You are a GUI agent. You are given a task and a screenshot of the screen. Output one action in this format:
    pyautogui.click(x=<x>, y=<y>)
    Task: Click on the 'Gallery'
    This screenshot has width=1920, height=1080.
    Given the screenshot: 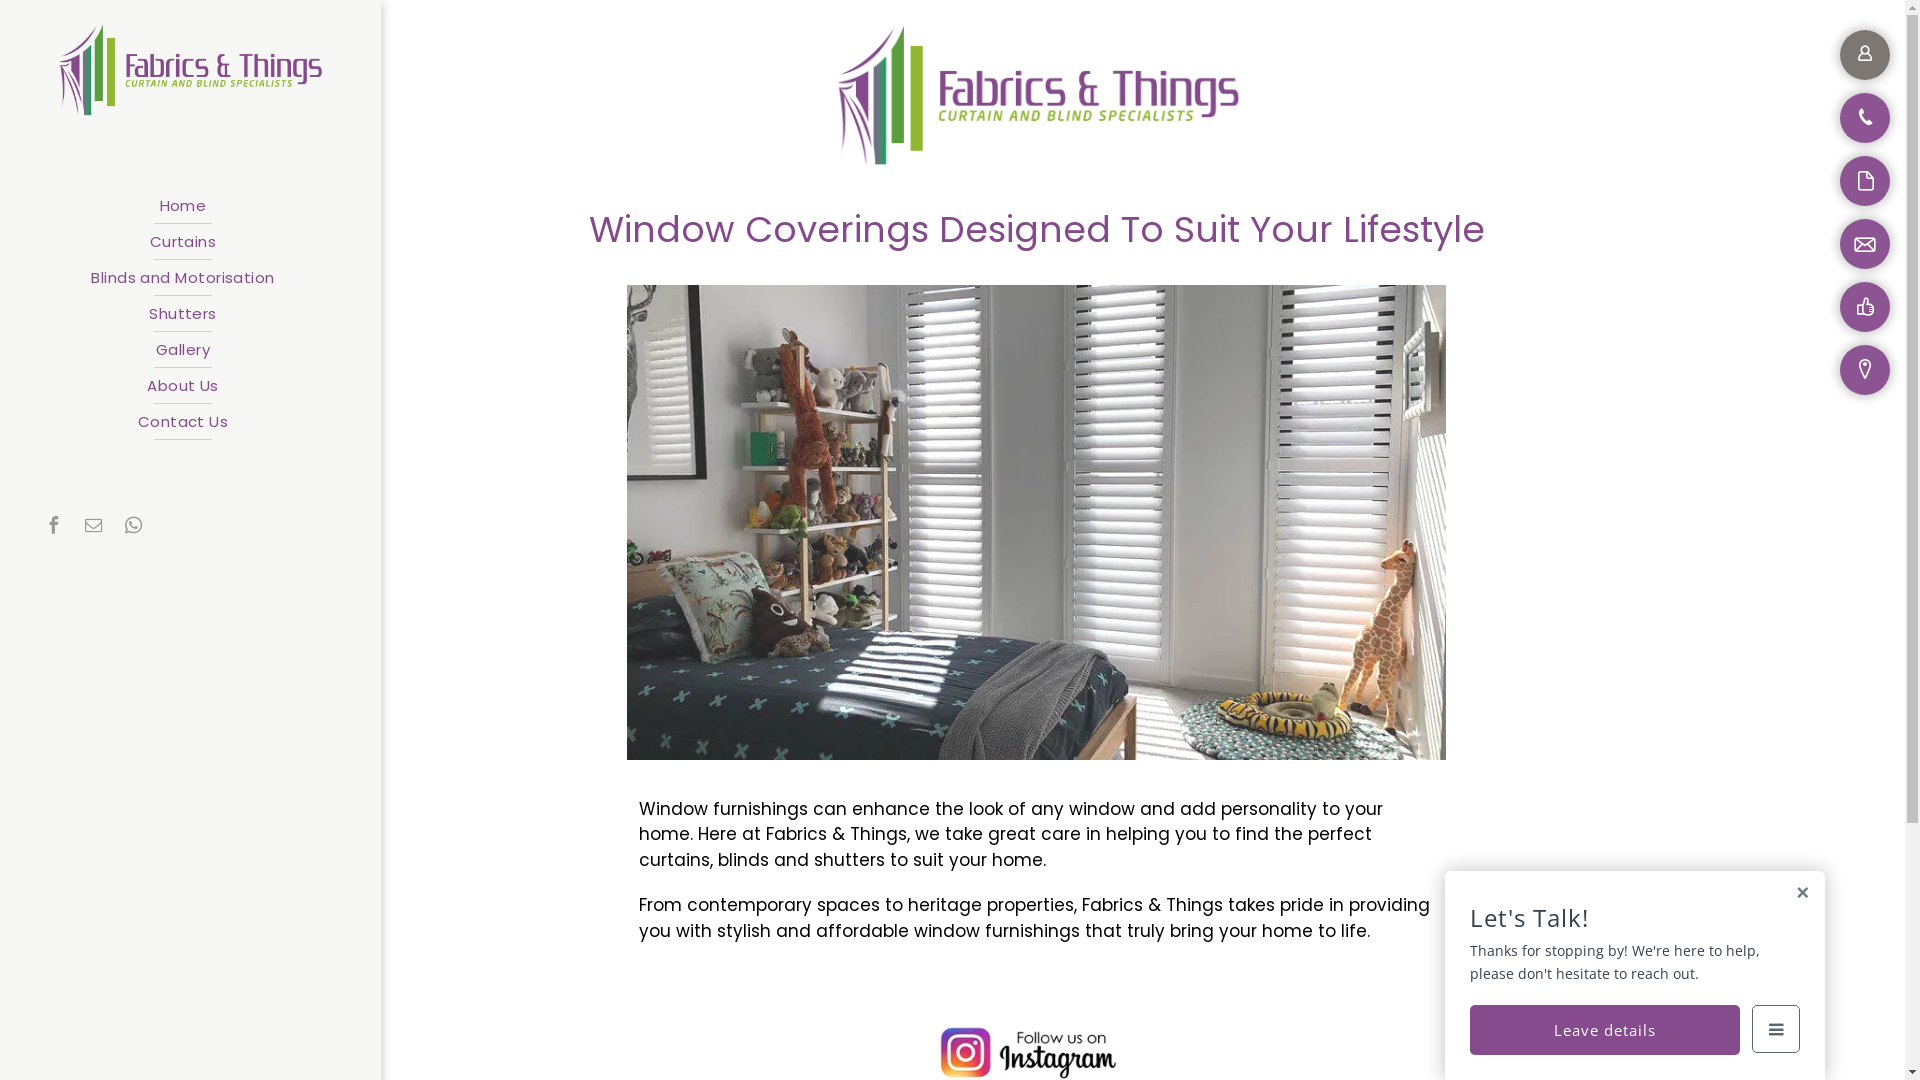 What is the action you would take?
    pyautogui.click(x=182, y=348)
    